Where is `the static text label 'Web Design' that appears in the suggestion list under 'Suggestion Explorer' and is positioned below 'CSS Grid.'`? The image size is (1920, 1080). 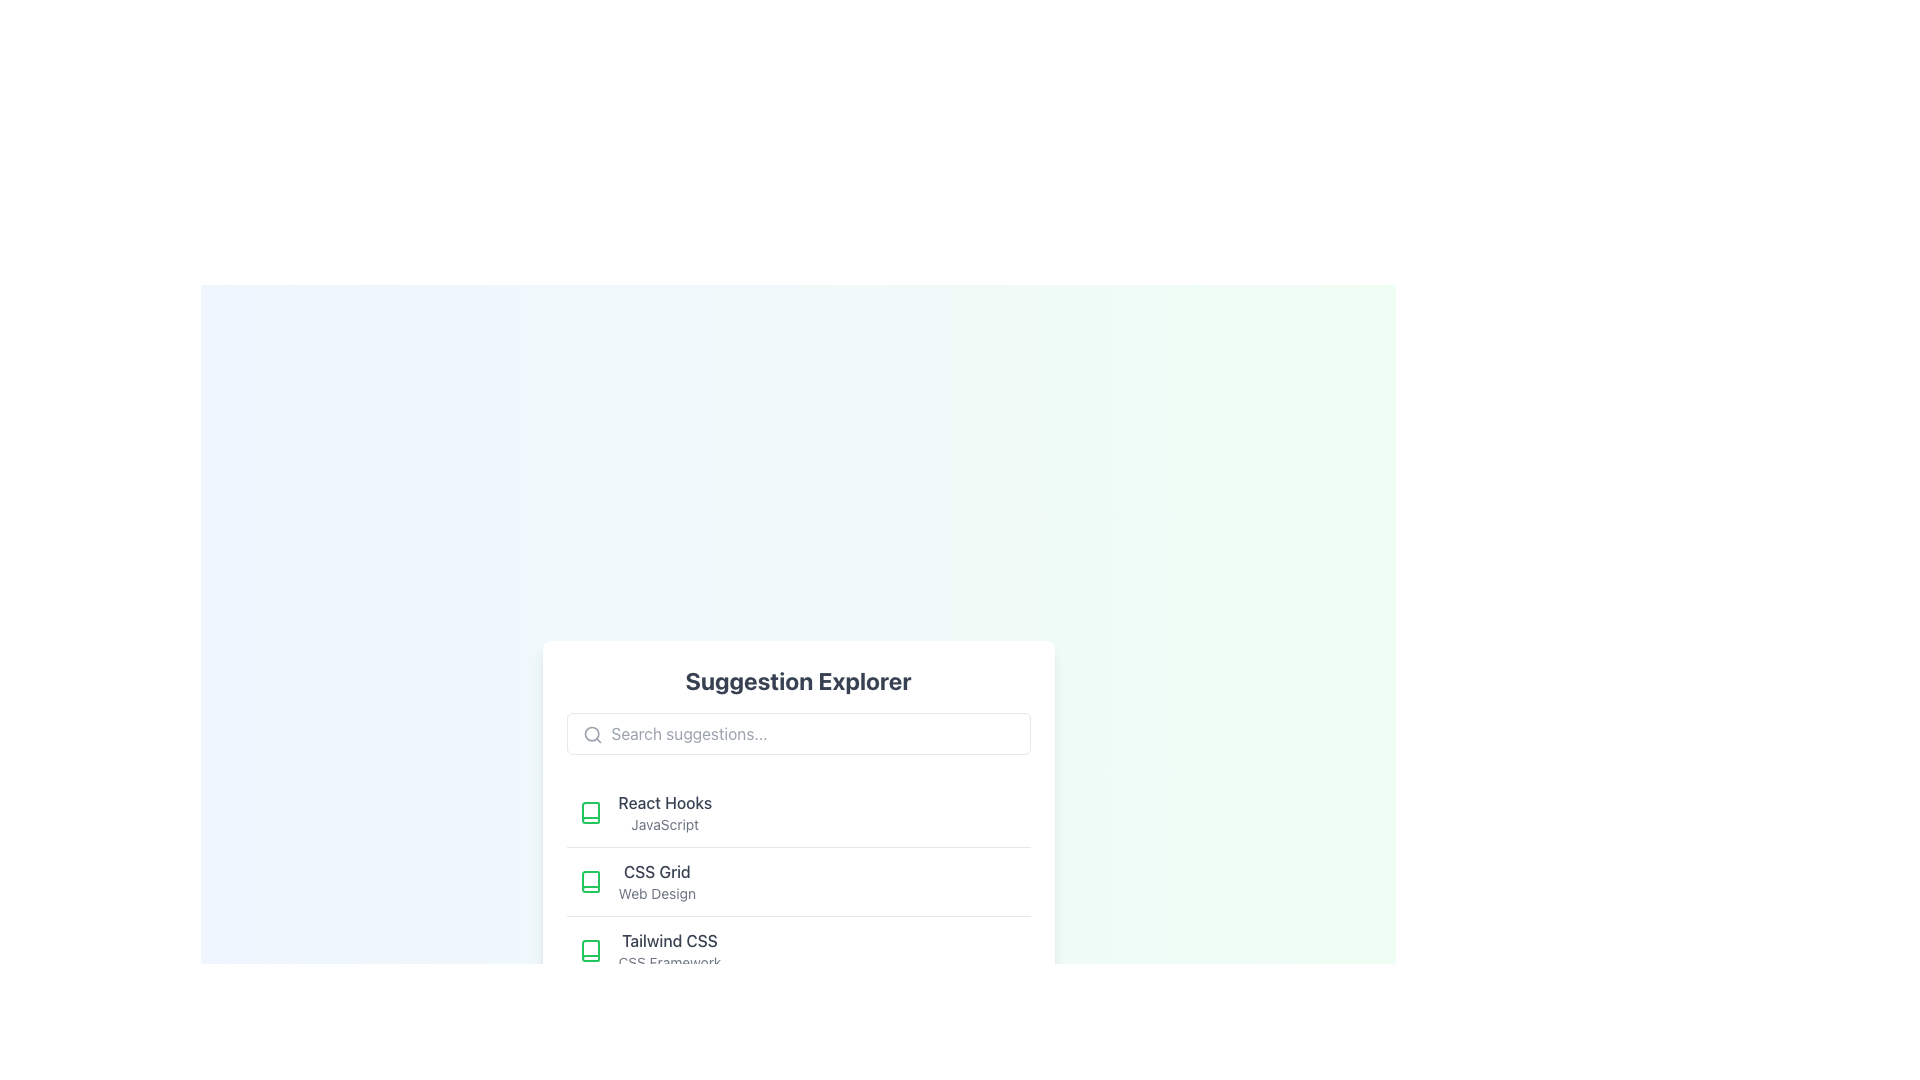
the static text label 'Web Design' that appears in the suggestion list under 'Suggestion Explorer' and is positioned below 'CSS Grid.' is located at coordinates (657, 893).